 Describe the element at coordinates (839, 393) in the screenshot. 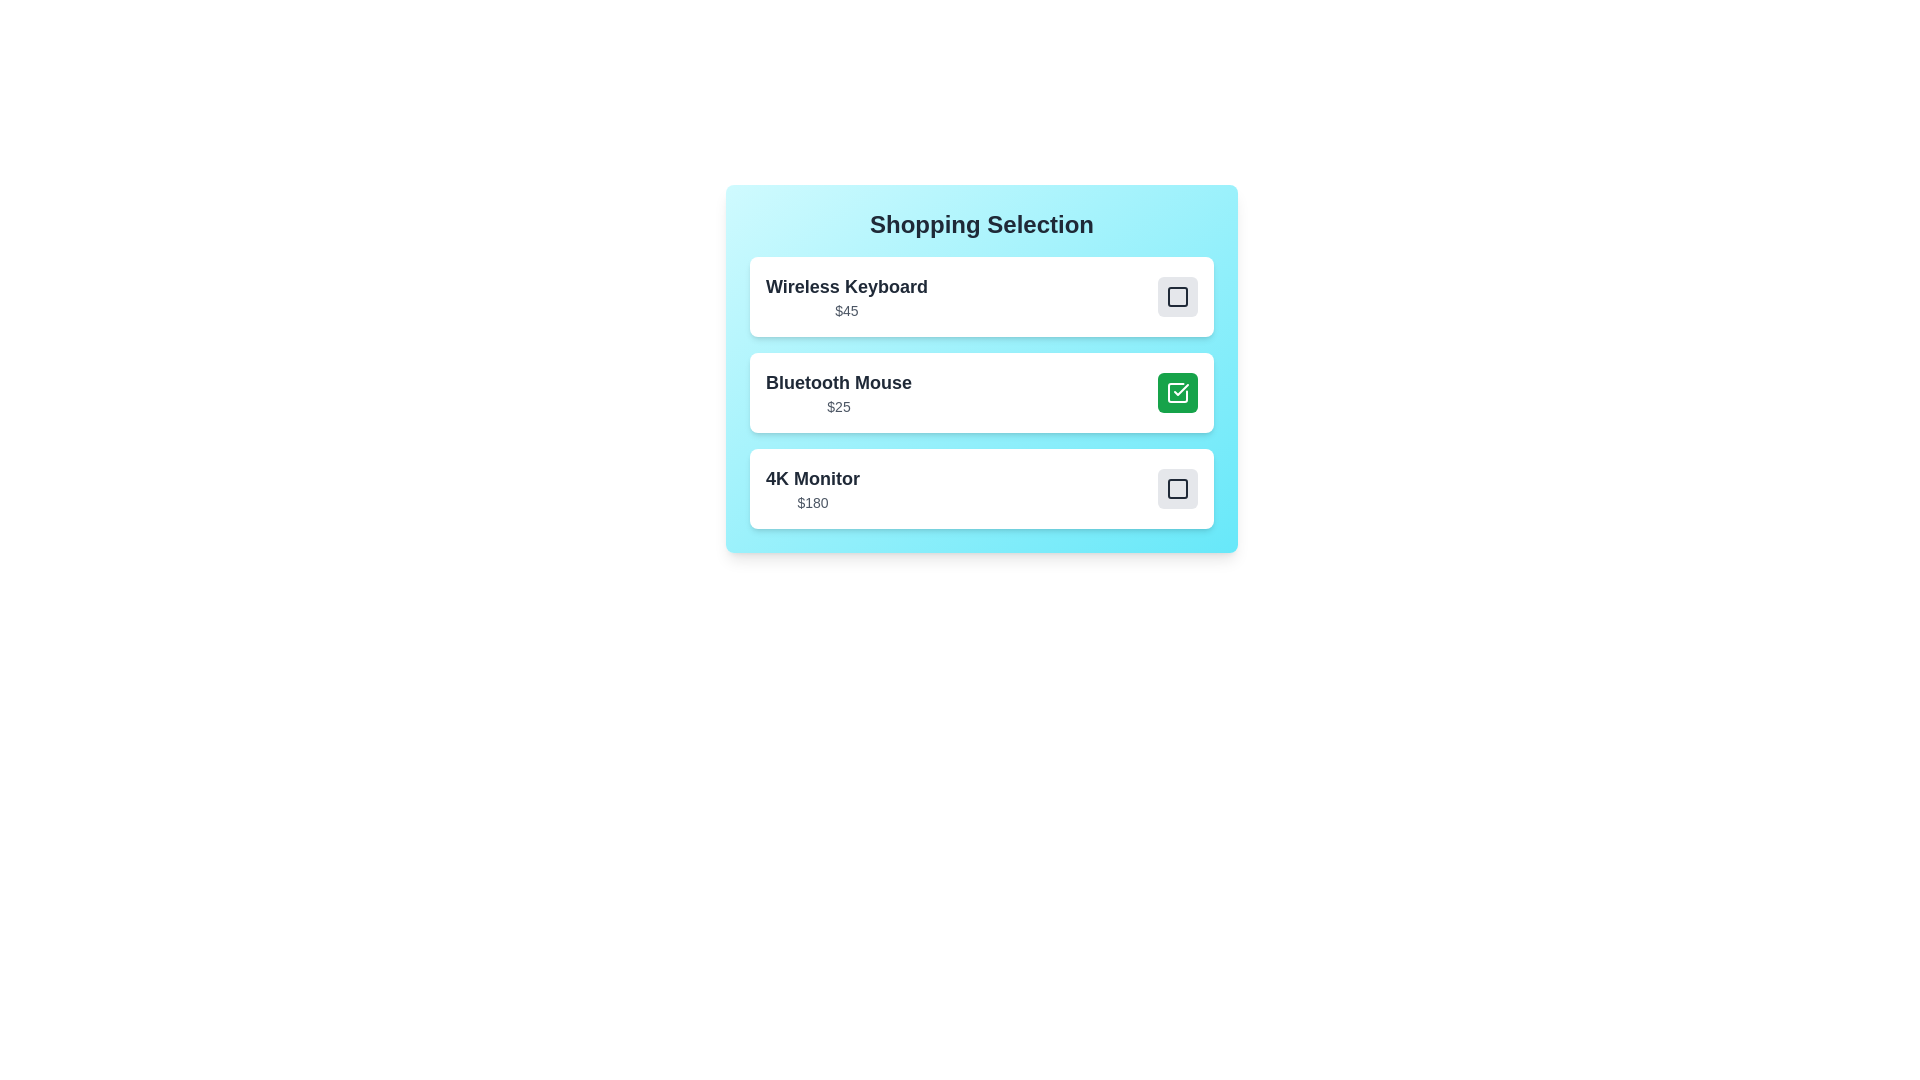

I see `the text label that describes a product's name and price, positioned below 'Wireless Keyboard $45' and above '4K Monitor $180'` at that location.